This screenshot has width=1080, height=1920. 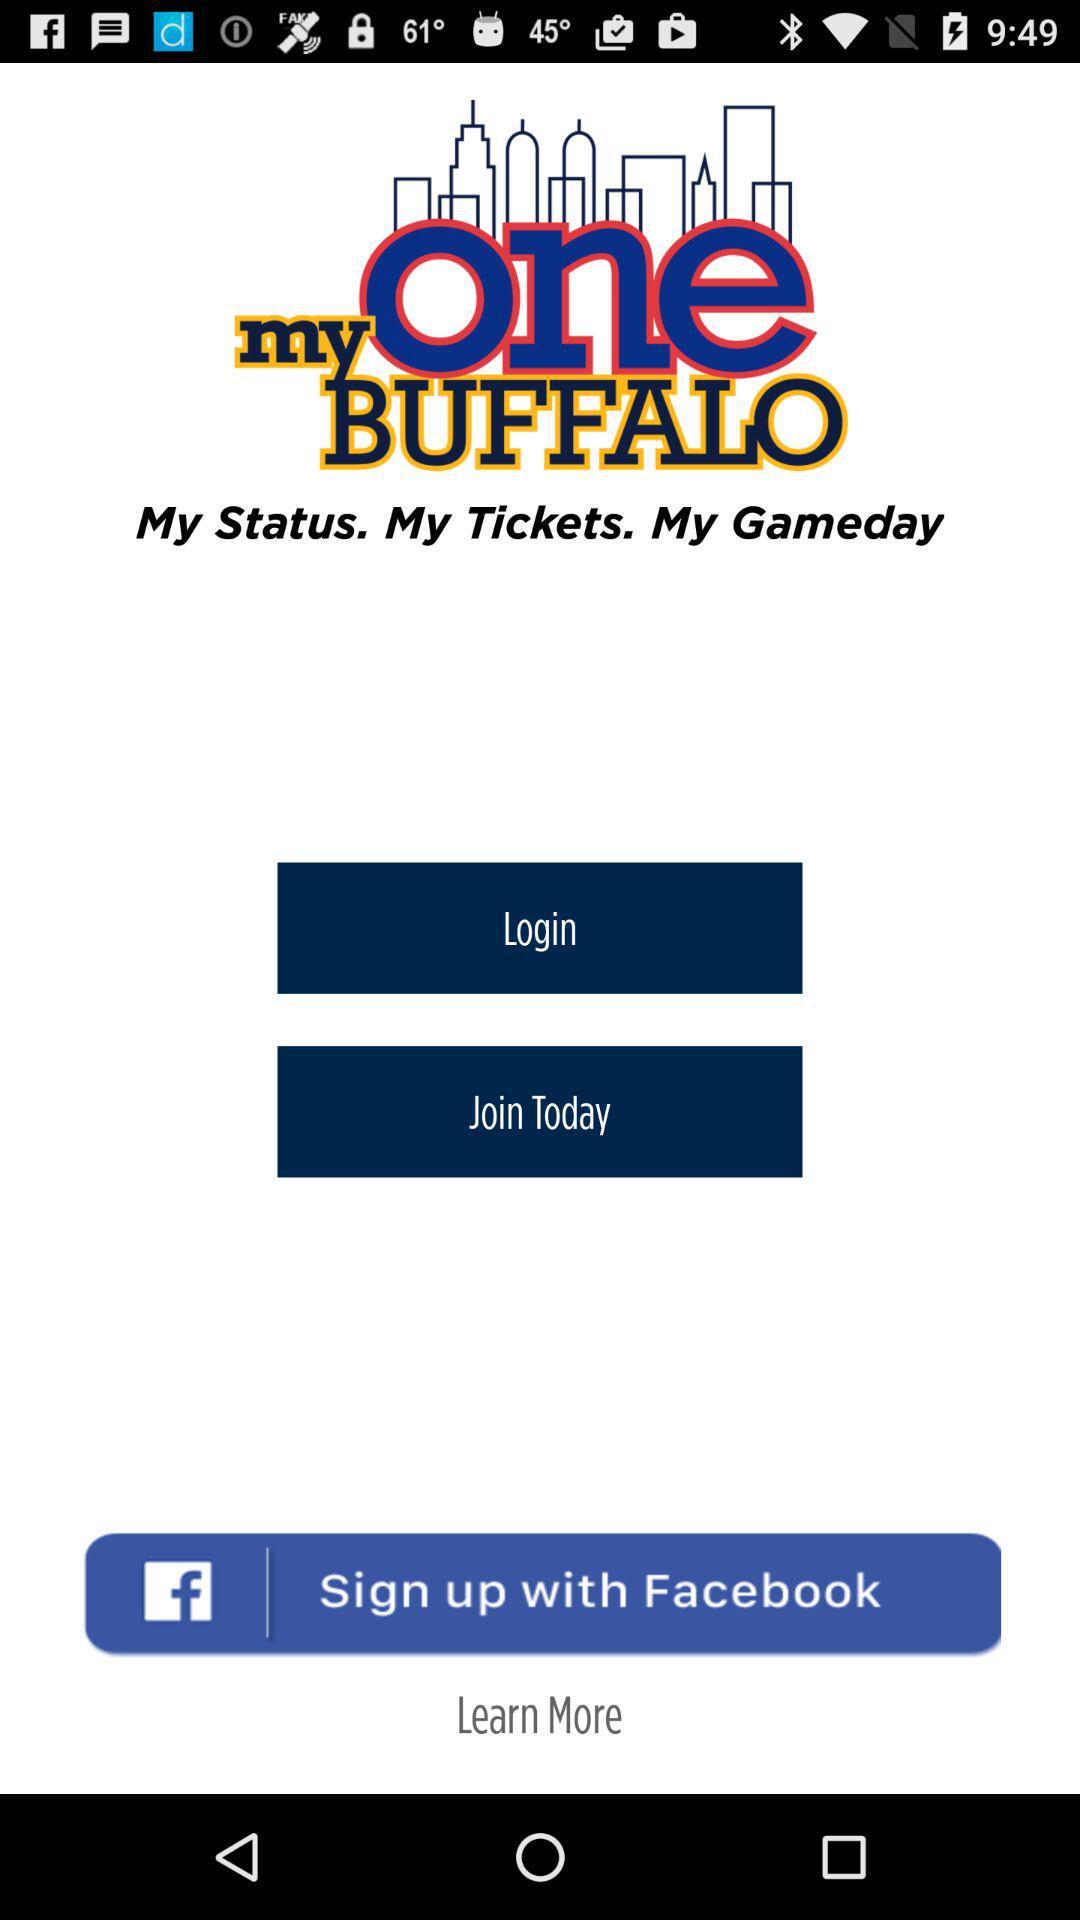 What do you see at coordinates (540, 927) in the screenshot?
I see `item below my status my` at bounding box center [540, 927].